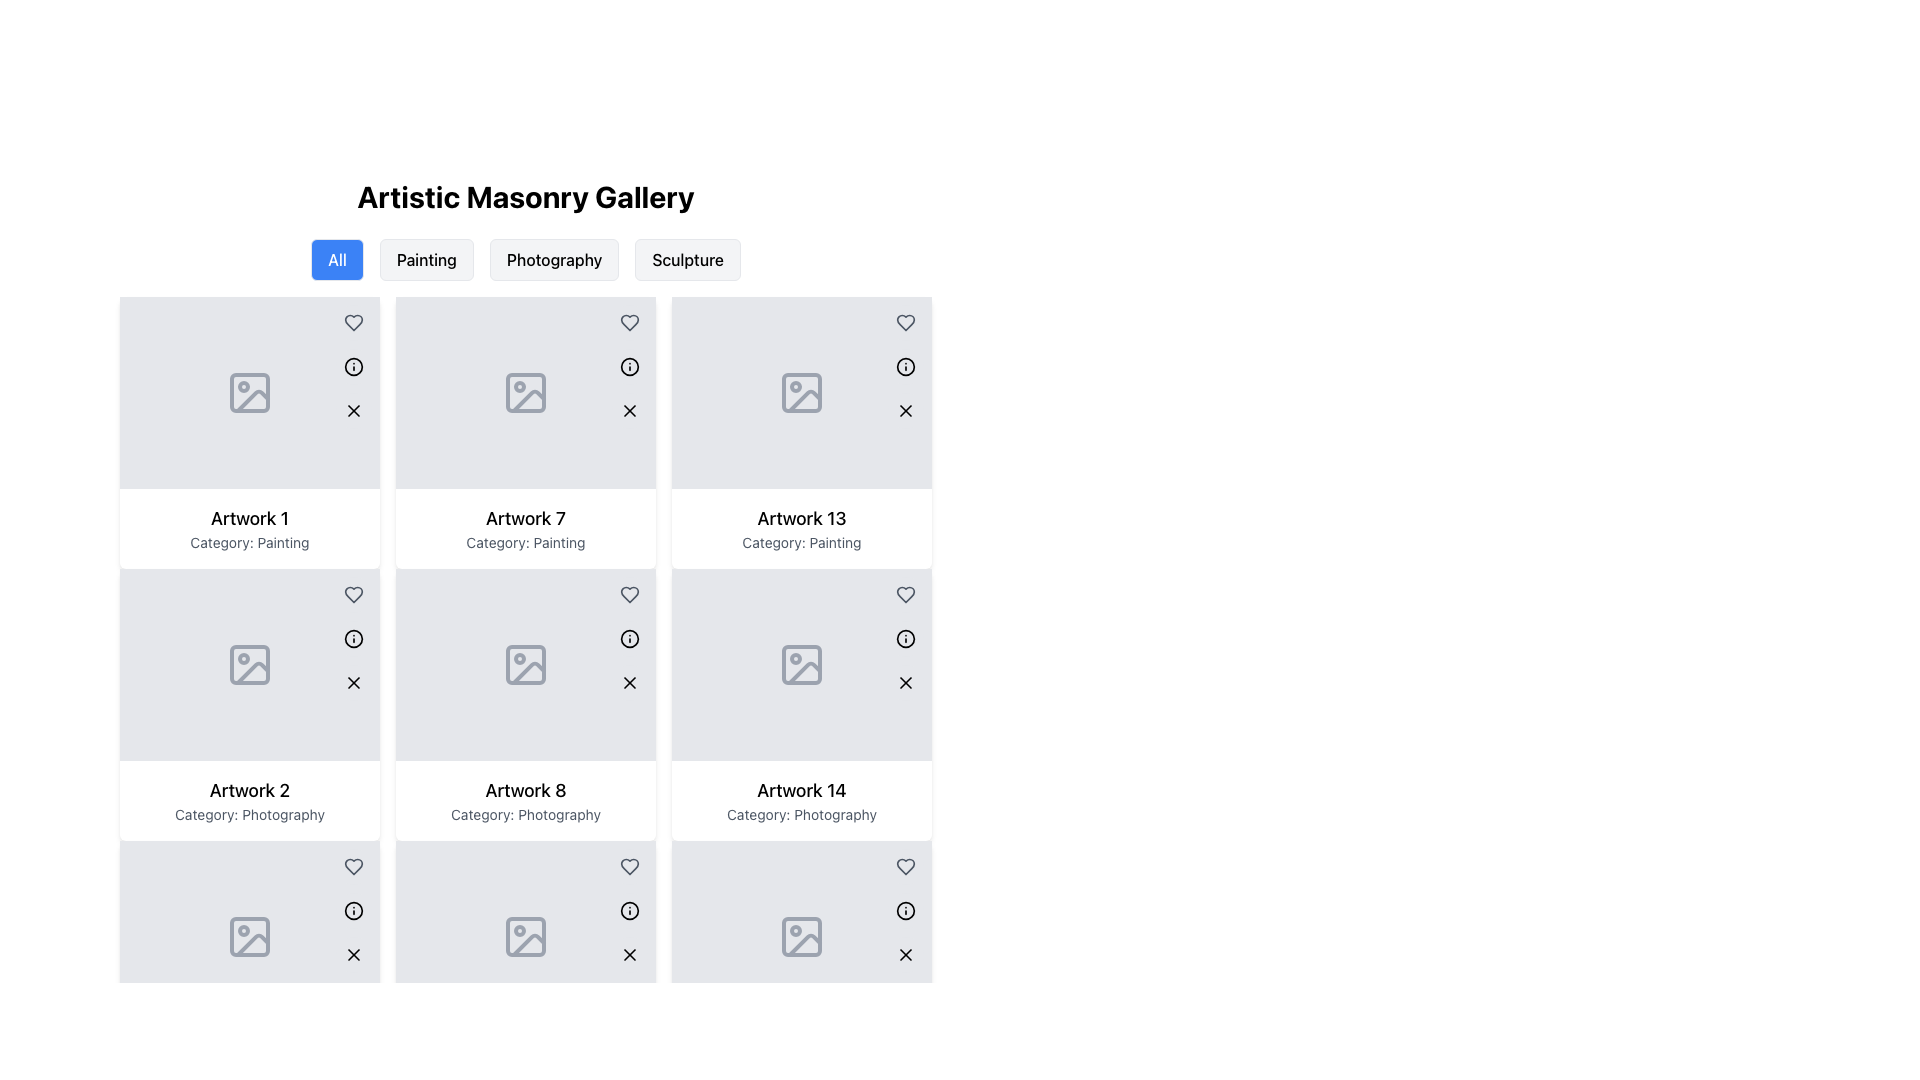  I want to click on the circular button with a heart icon located at the top right corner of the card for 'Artwork 1', so click(354, 322).